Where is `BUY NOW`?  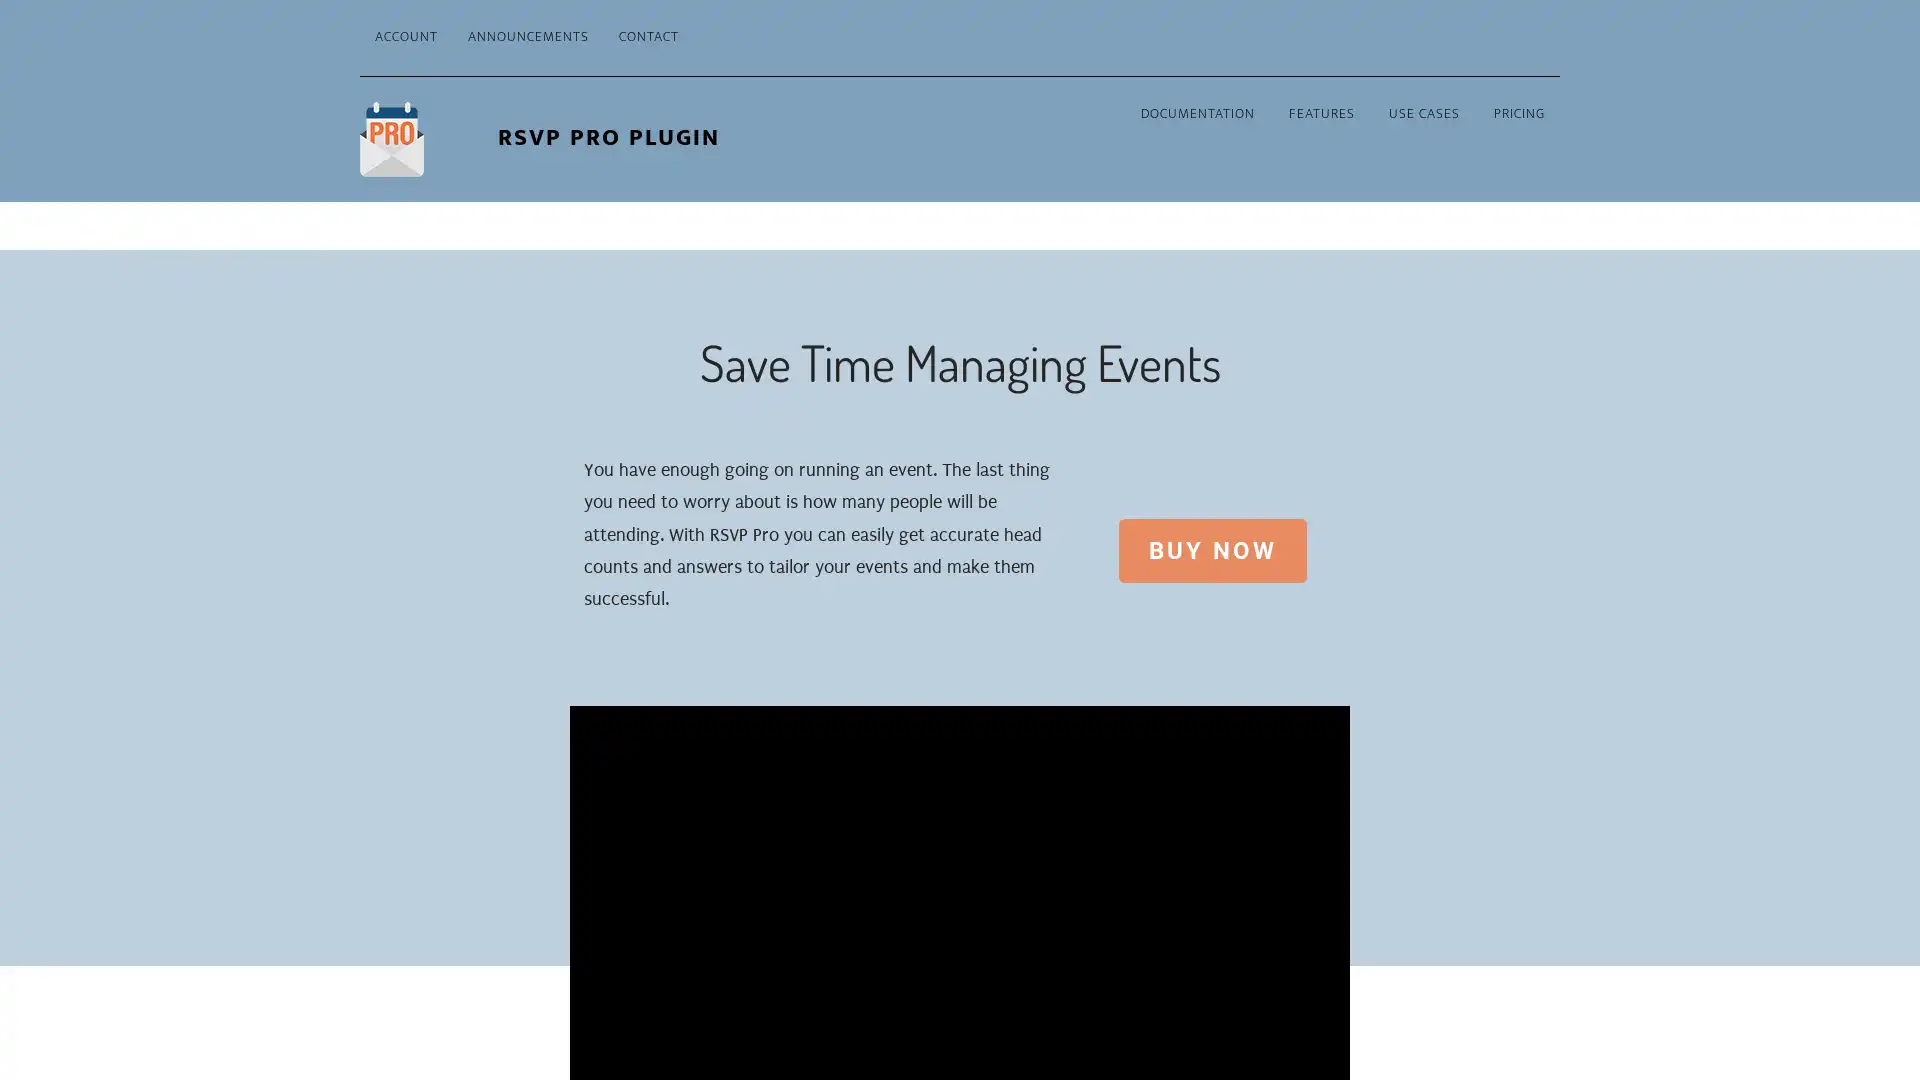
BUY NOW is located at coordinates (1210, 550).